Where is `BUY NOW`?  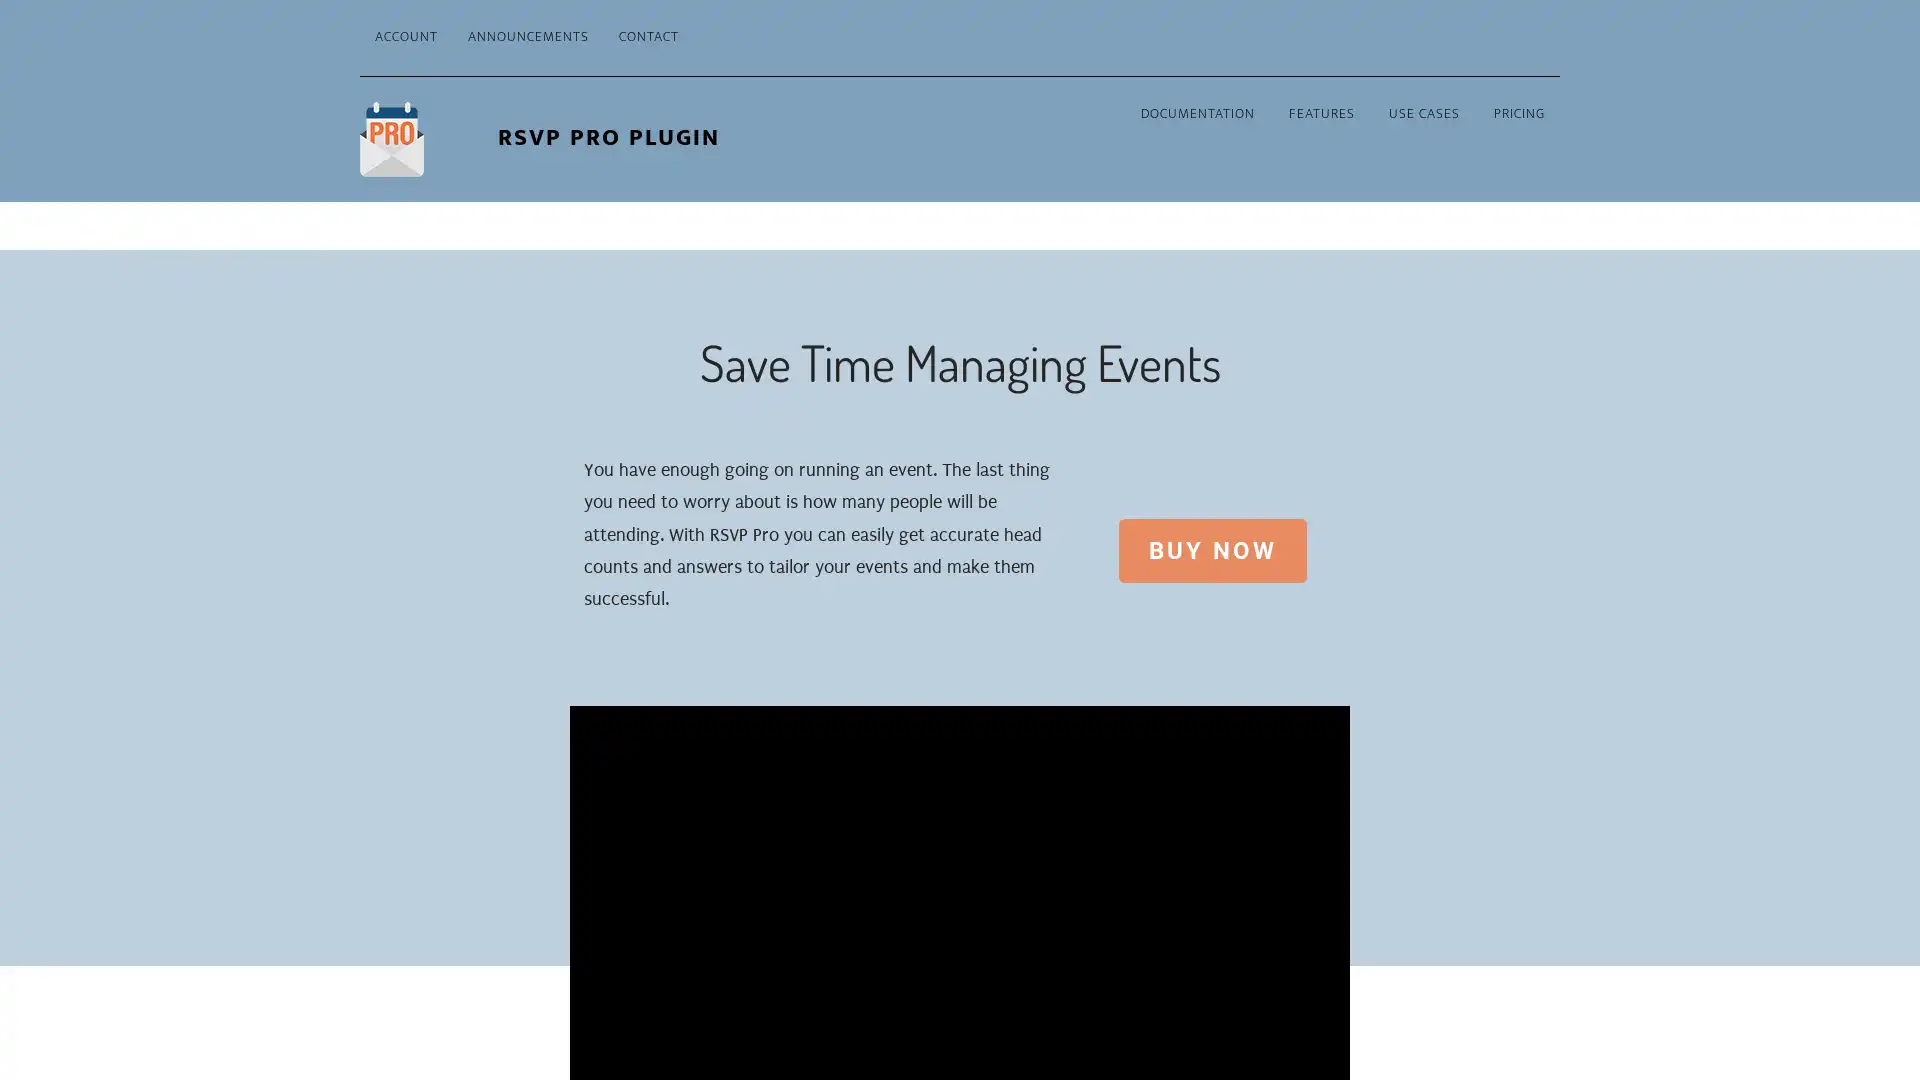
BUY NOW is located at coordinates (1210, 550).